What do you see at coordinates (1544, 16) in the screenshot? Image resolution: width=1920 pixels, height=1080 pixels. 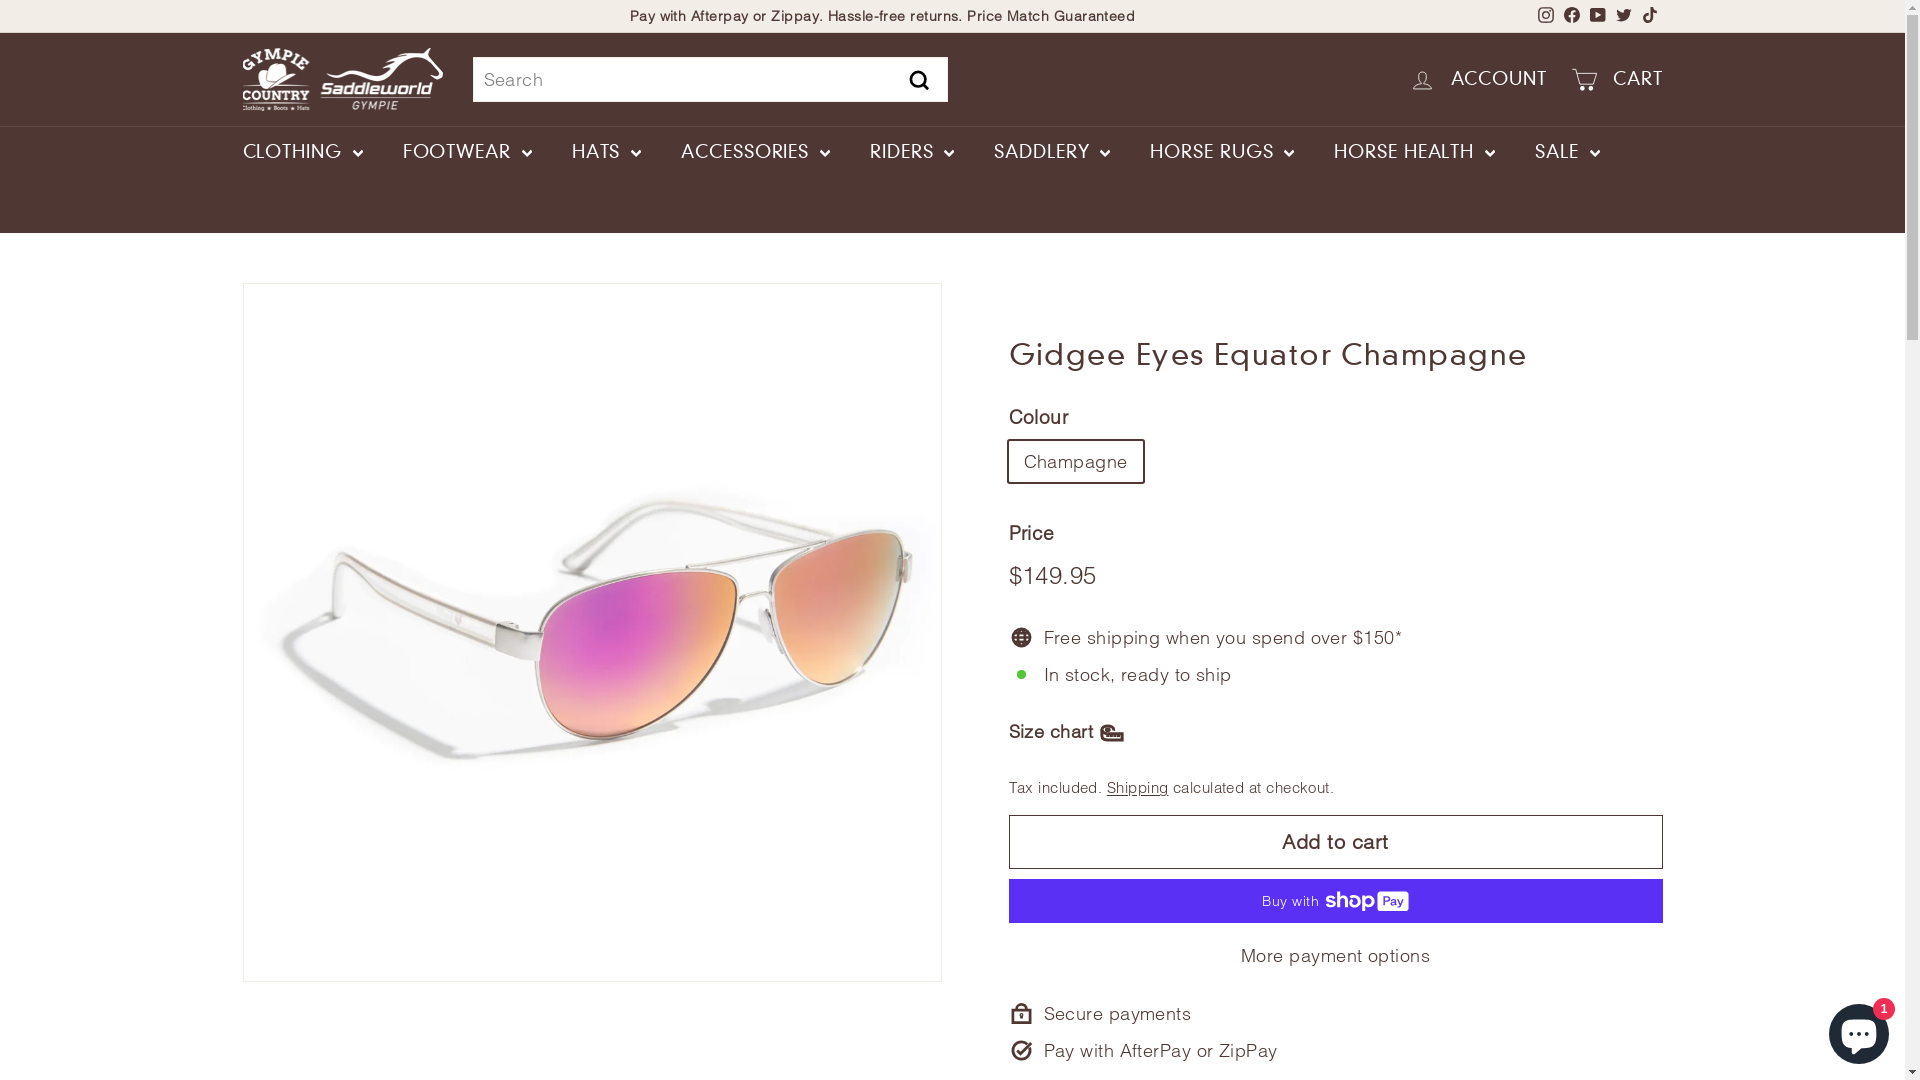 I see `'instagram` at bounding box center [1544, 16].